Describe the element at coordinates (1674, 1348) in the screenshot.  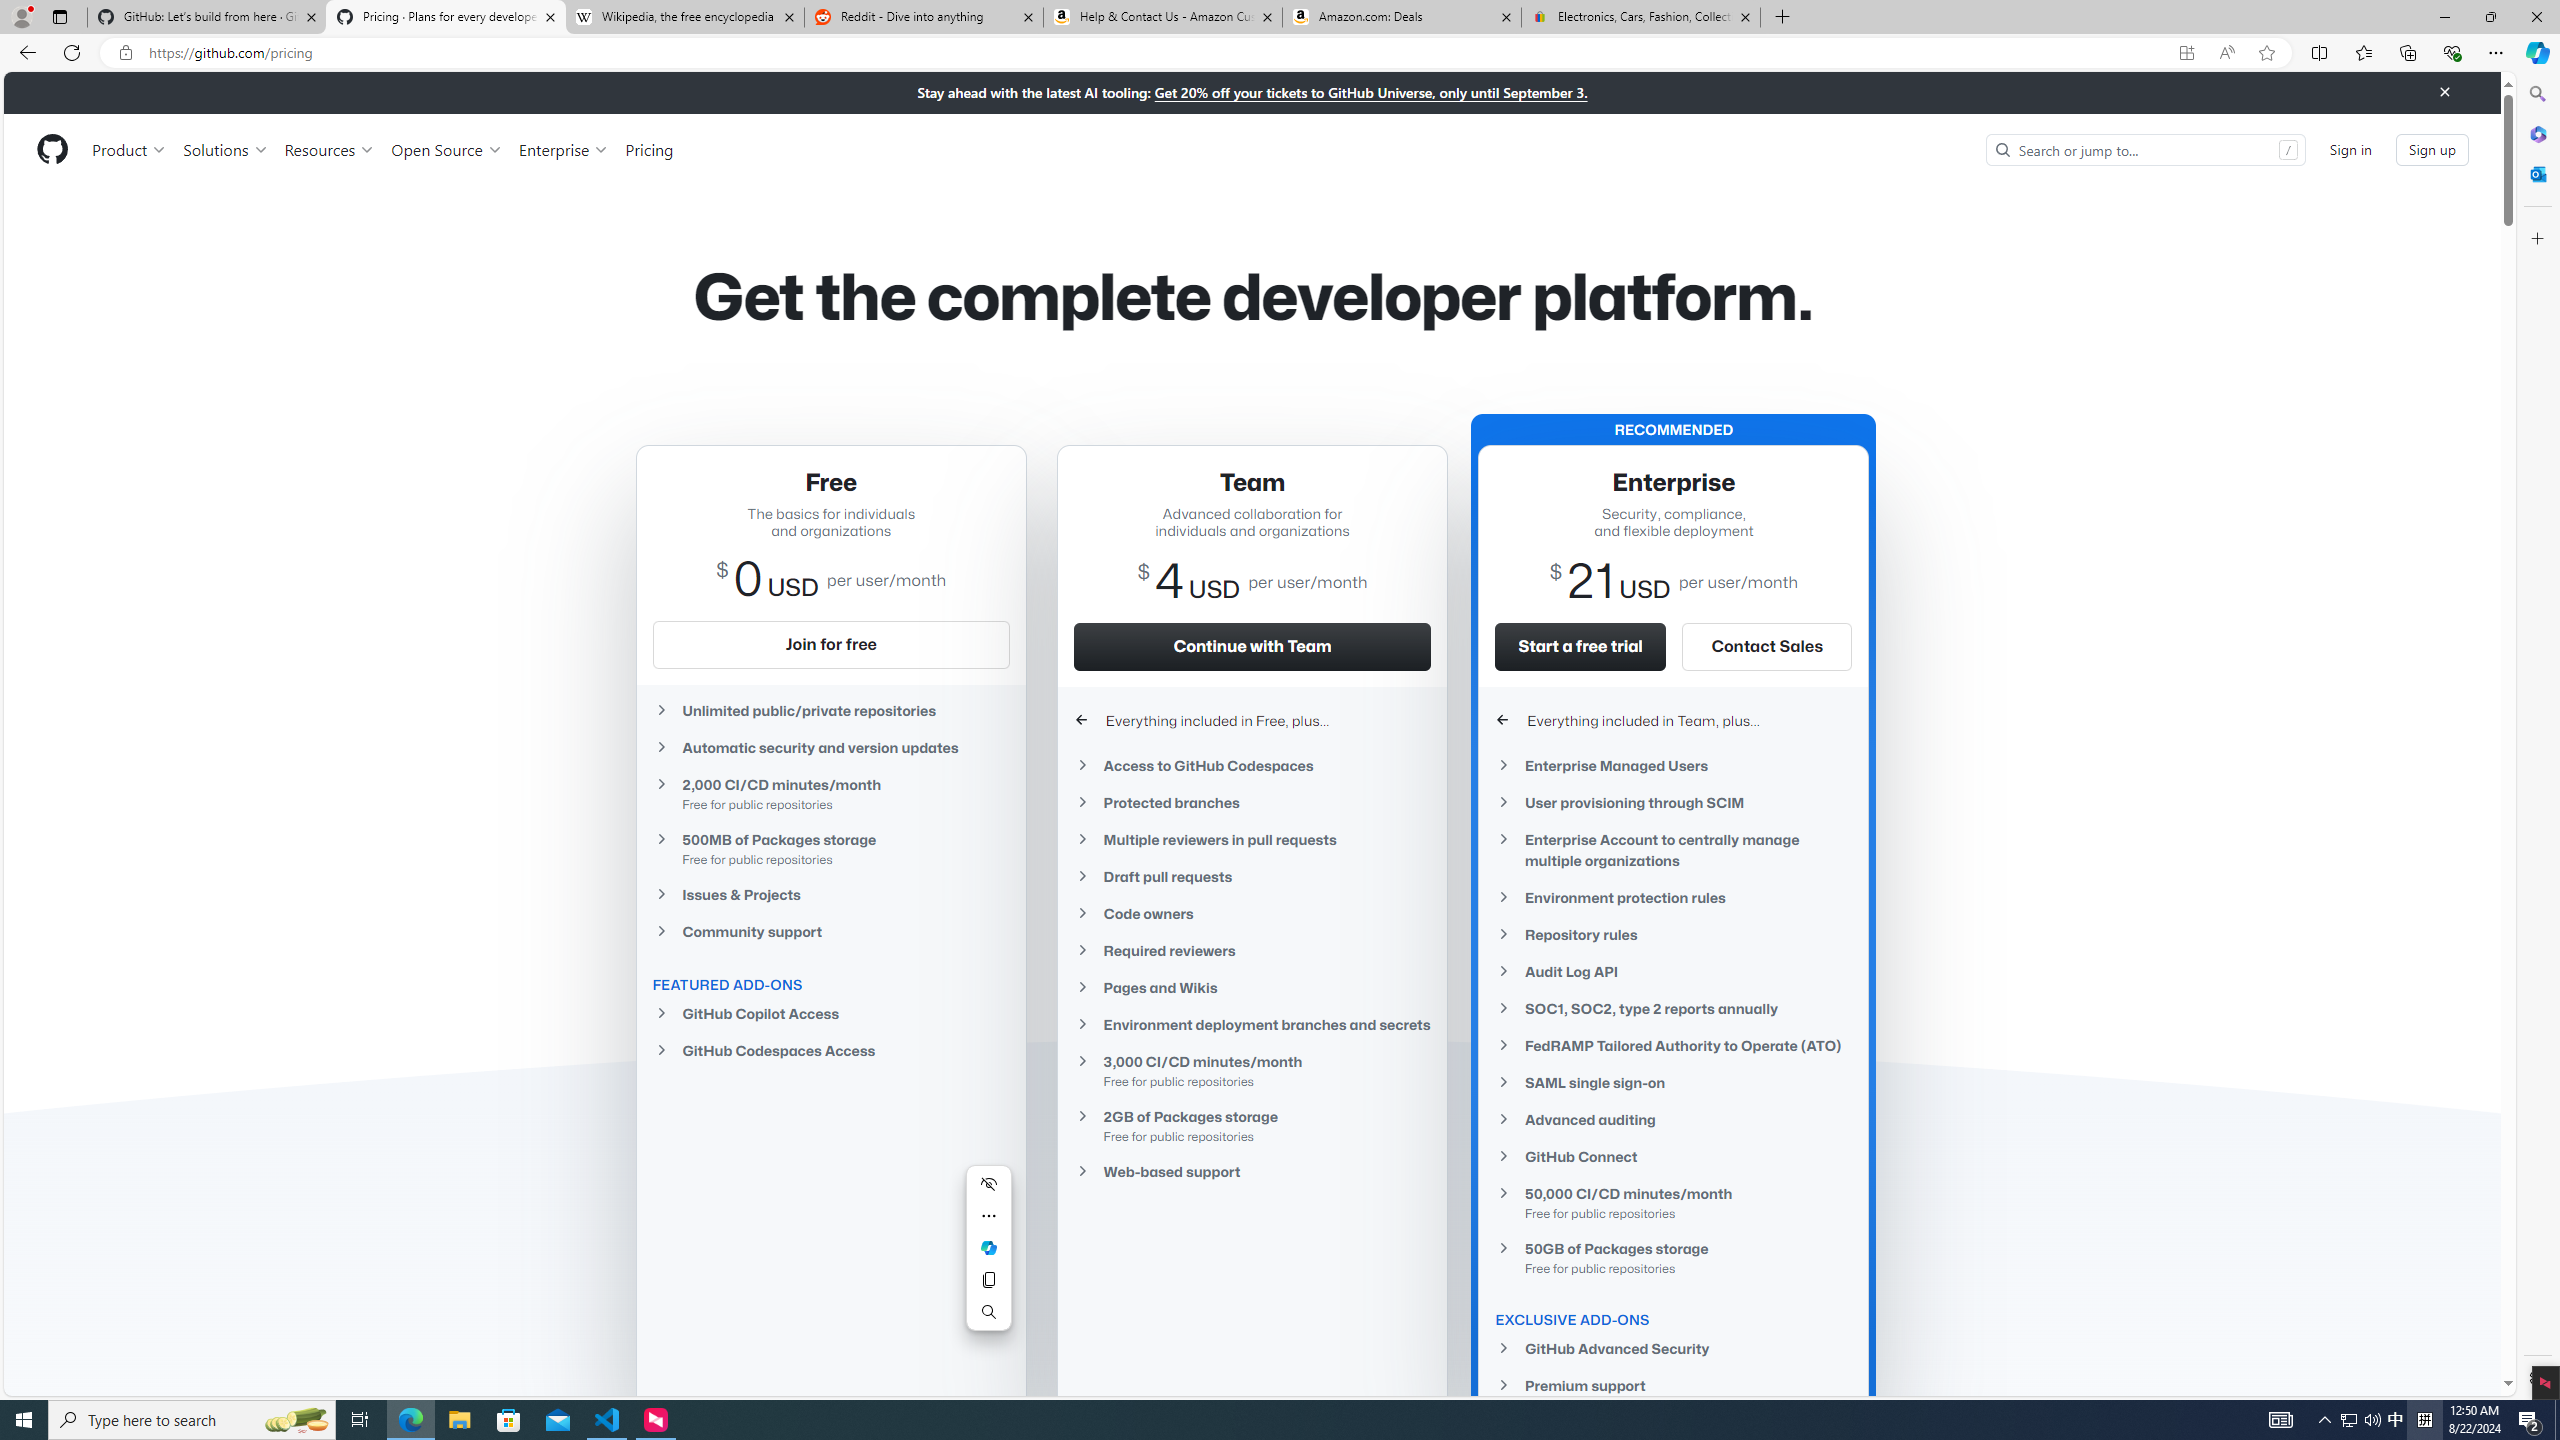
I see `'GitHub Advanced Security'` at that location.